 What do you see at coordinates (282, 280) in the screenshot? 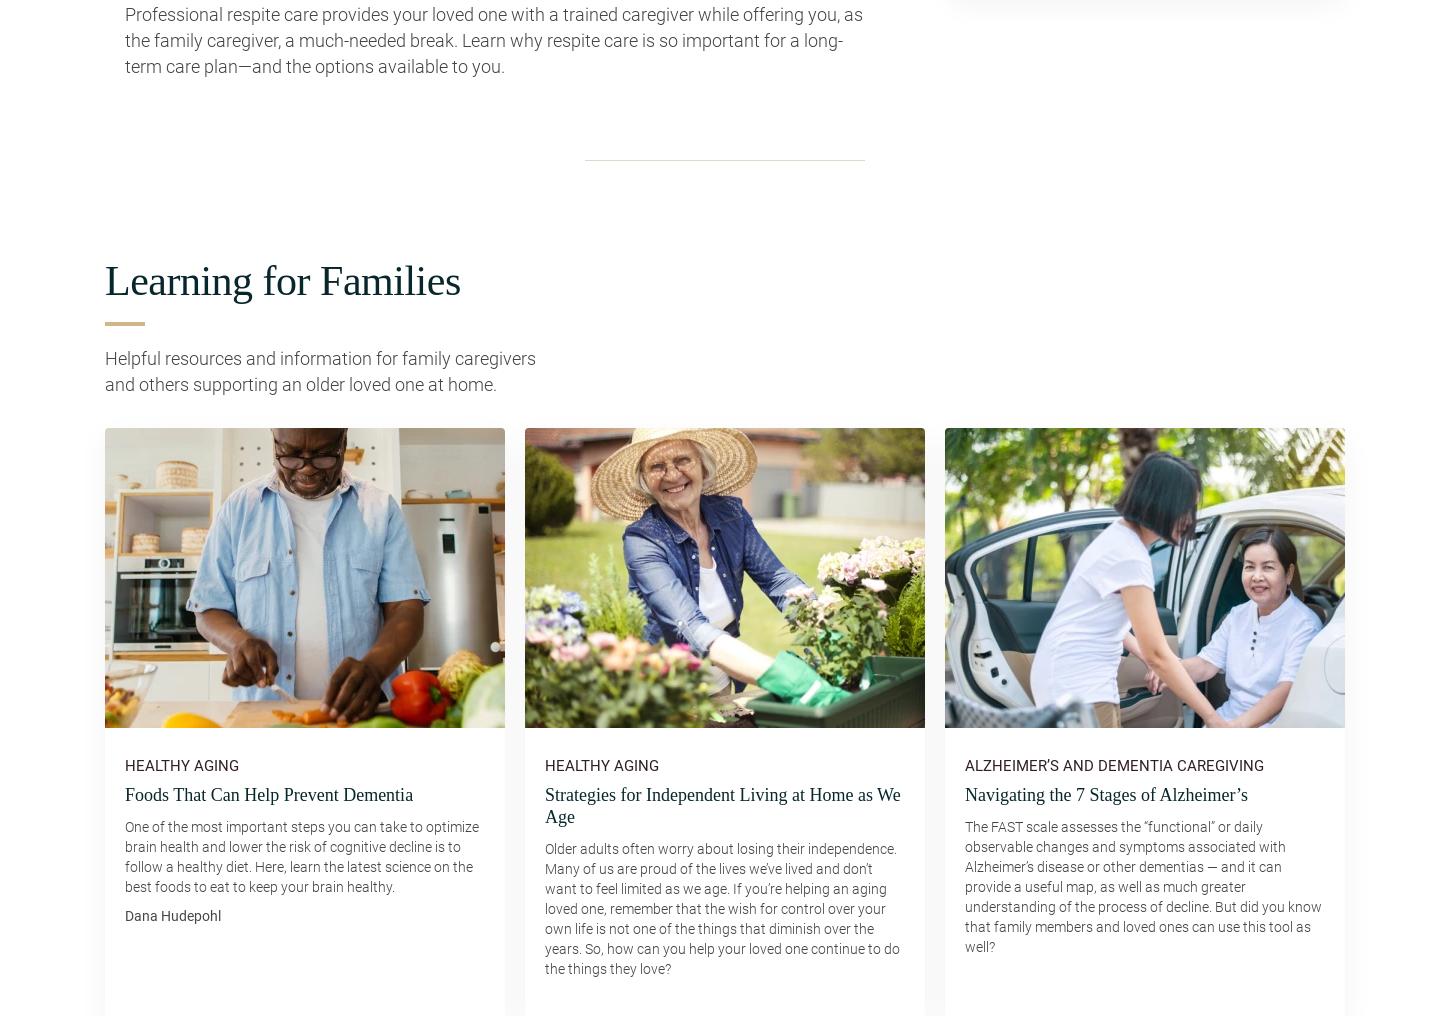
I see `'Learning for Families'` at bounding box center [282, 280].